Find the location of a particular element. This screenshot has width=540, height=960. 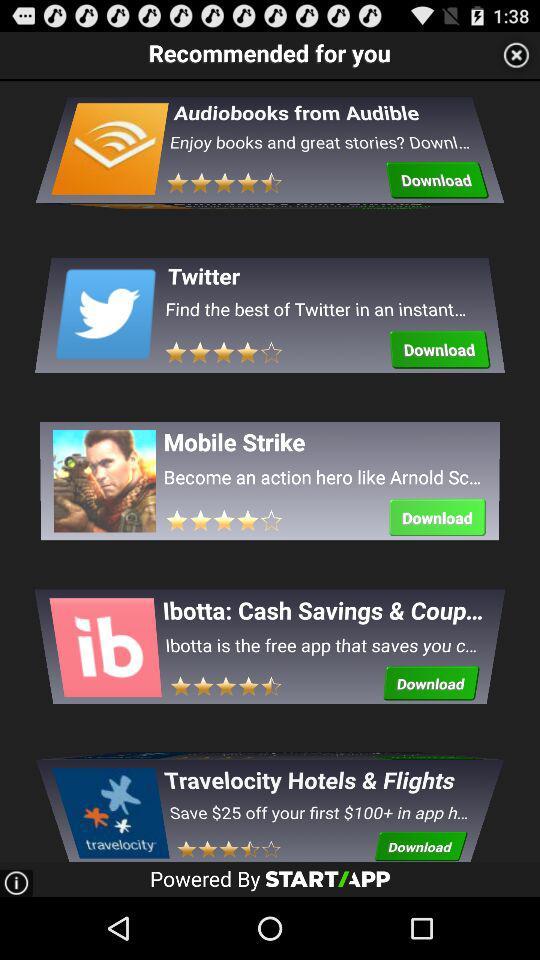

the close button is located at coordinates (516, 54).